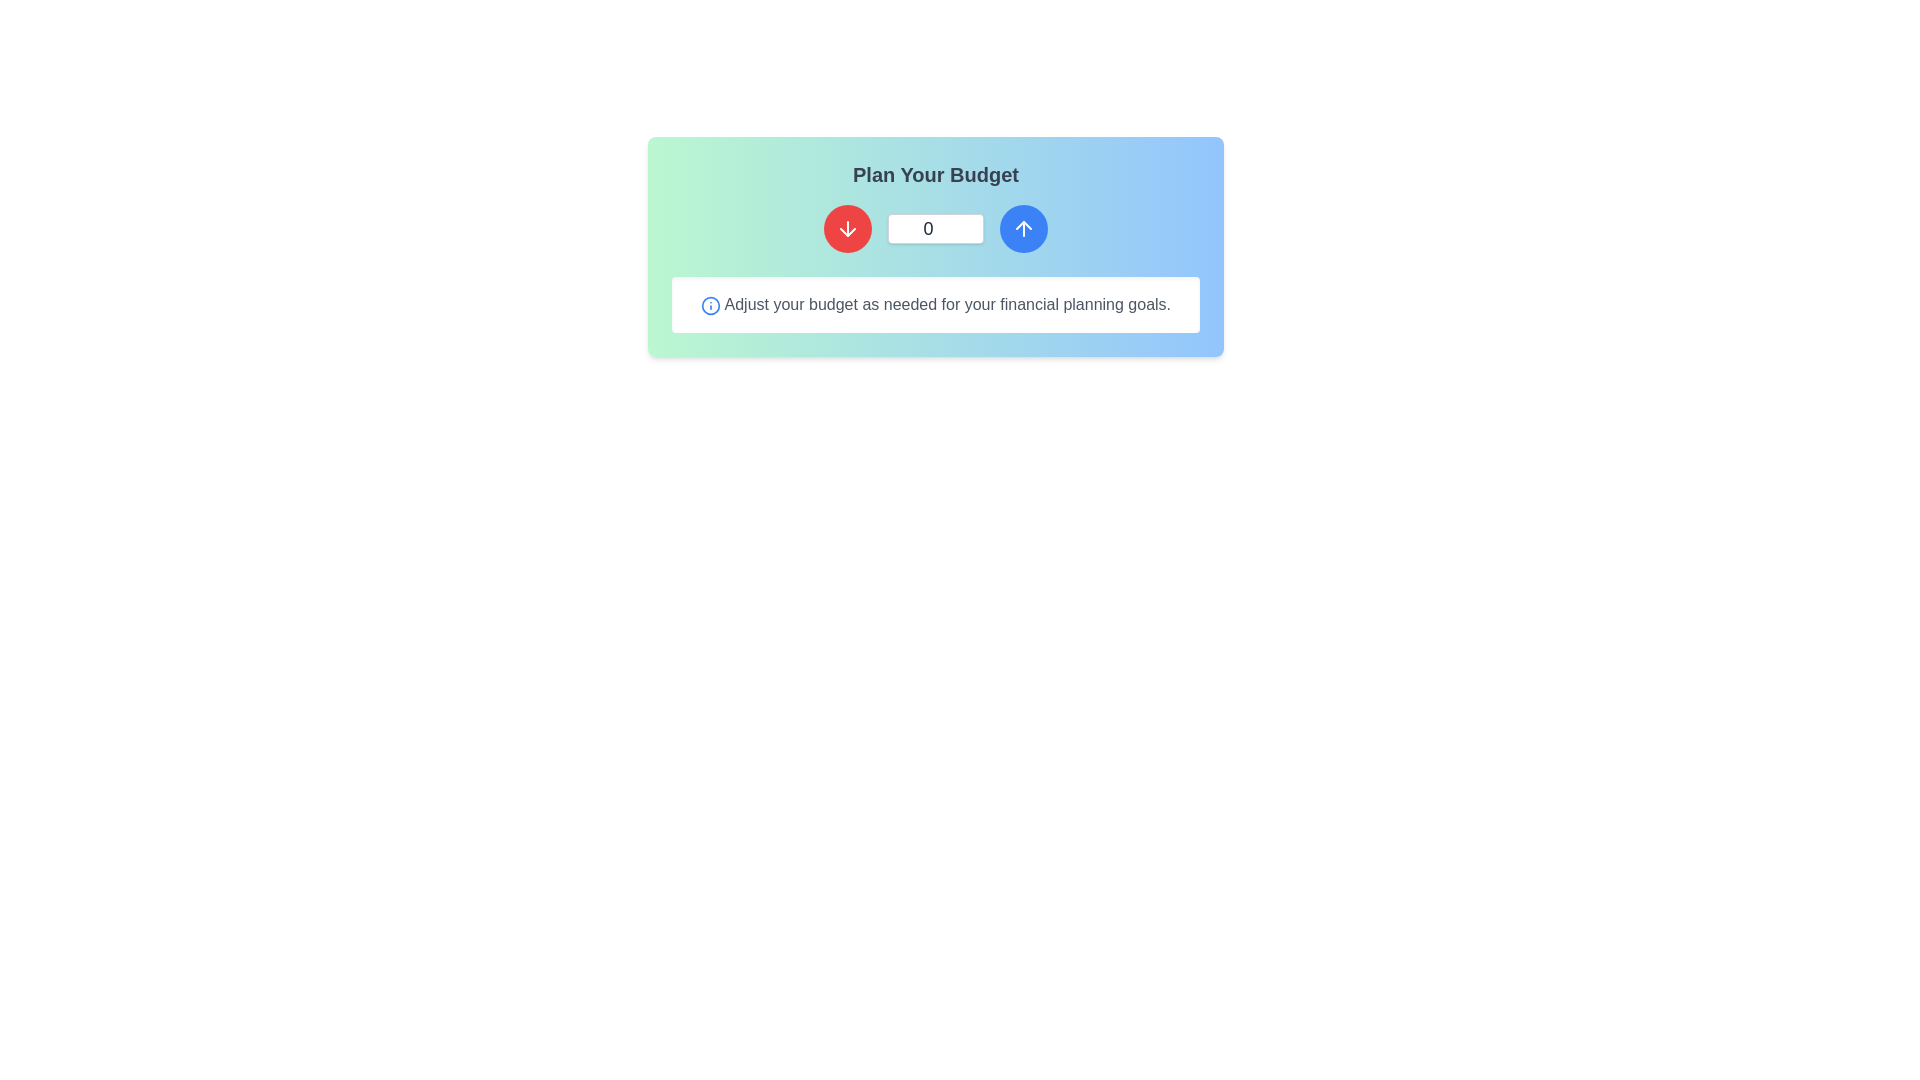  Describe the element at coordinates (1023, 227) in the screenshot. I see `the upward arrow icon embedded in a blue circular button located on the right side of the layout` at that location.